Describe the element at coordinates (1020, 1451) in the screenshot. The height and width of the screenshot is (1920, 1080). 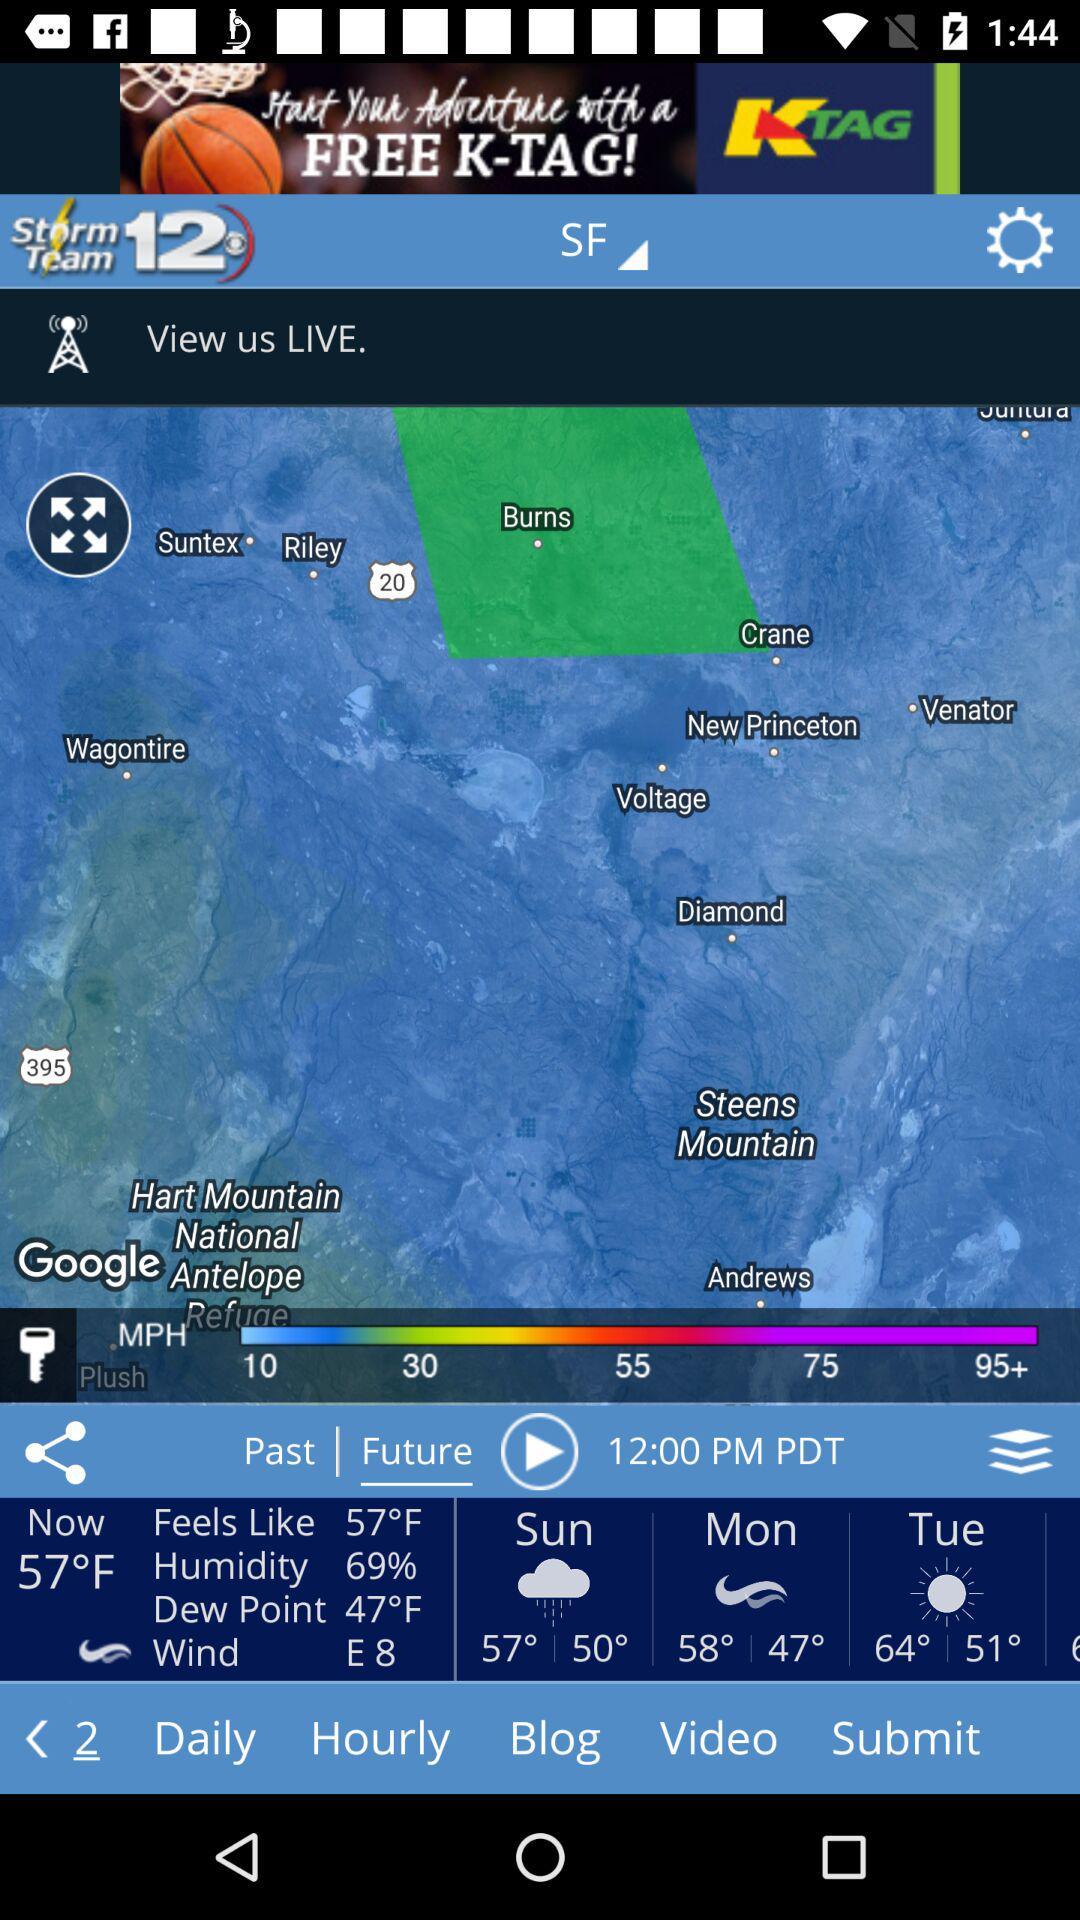
I see `the layers icon` at that location.